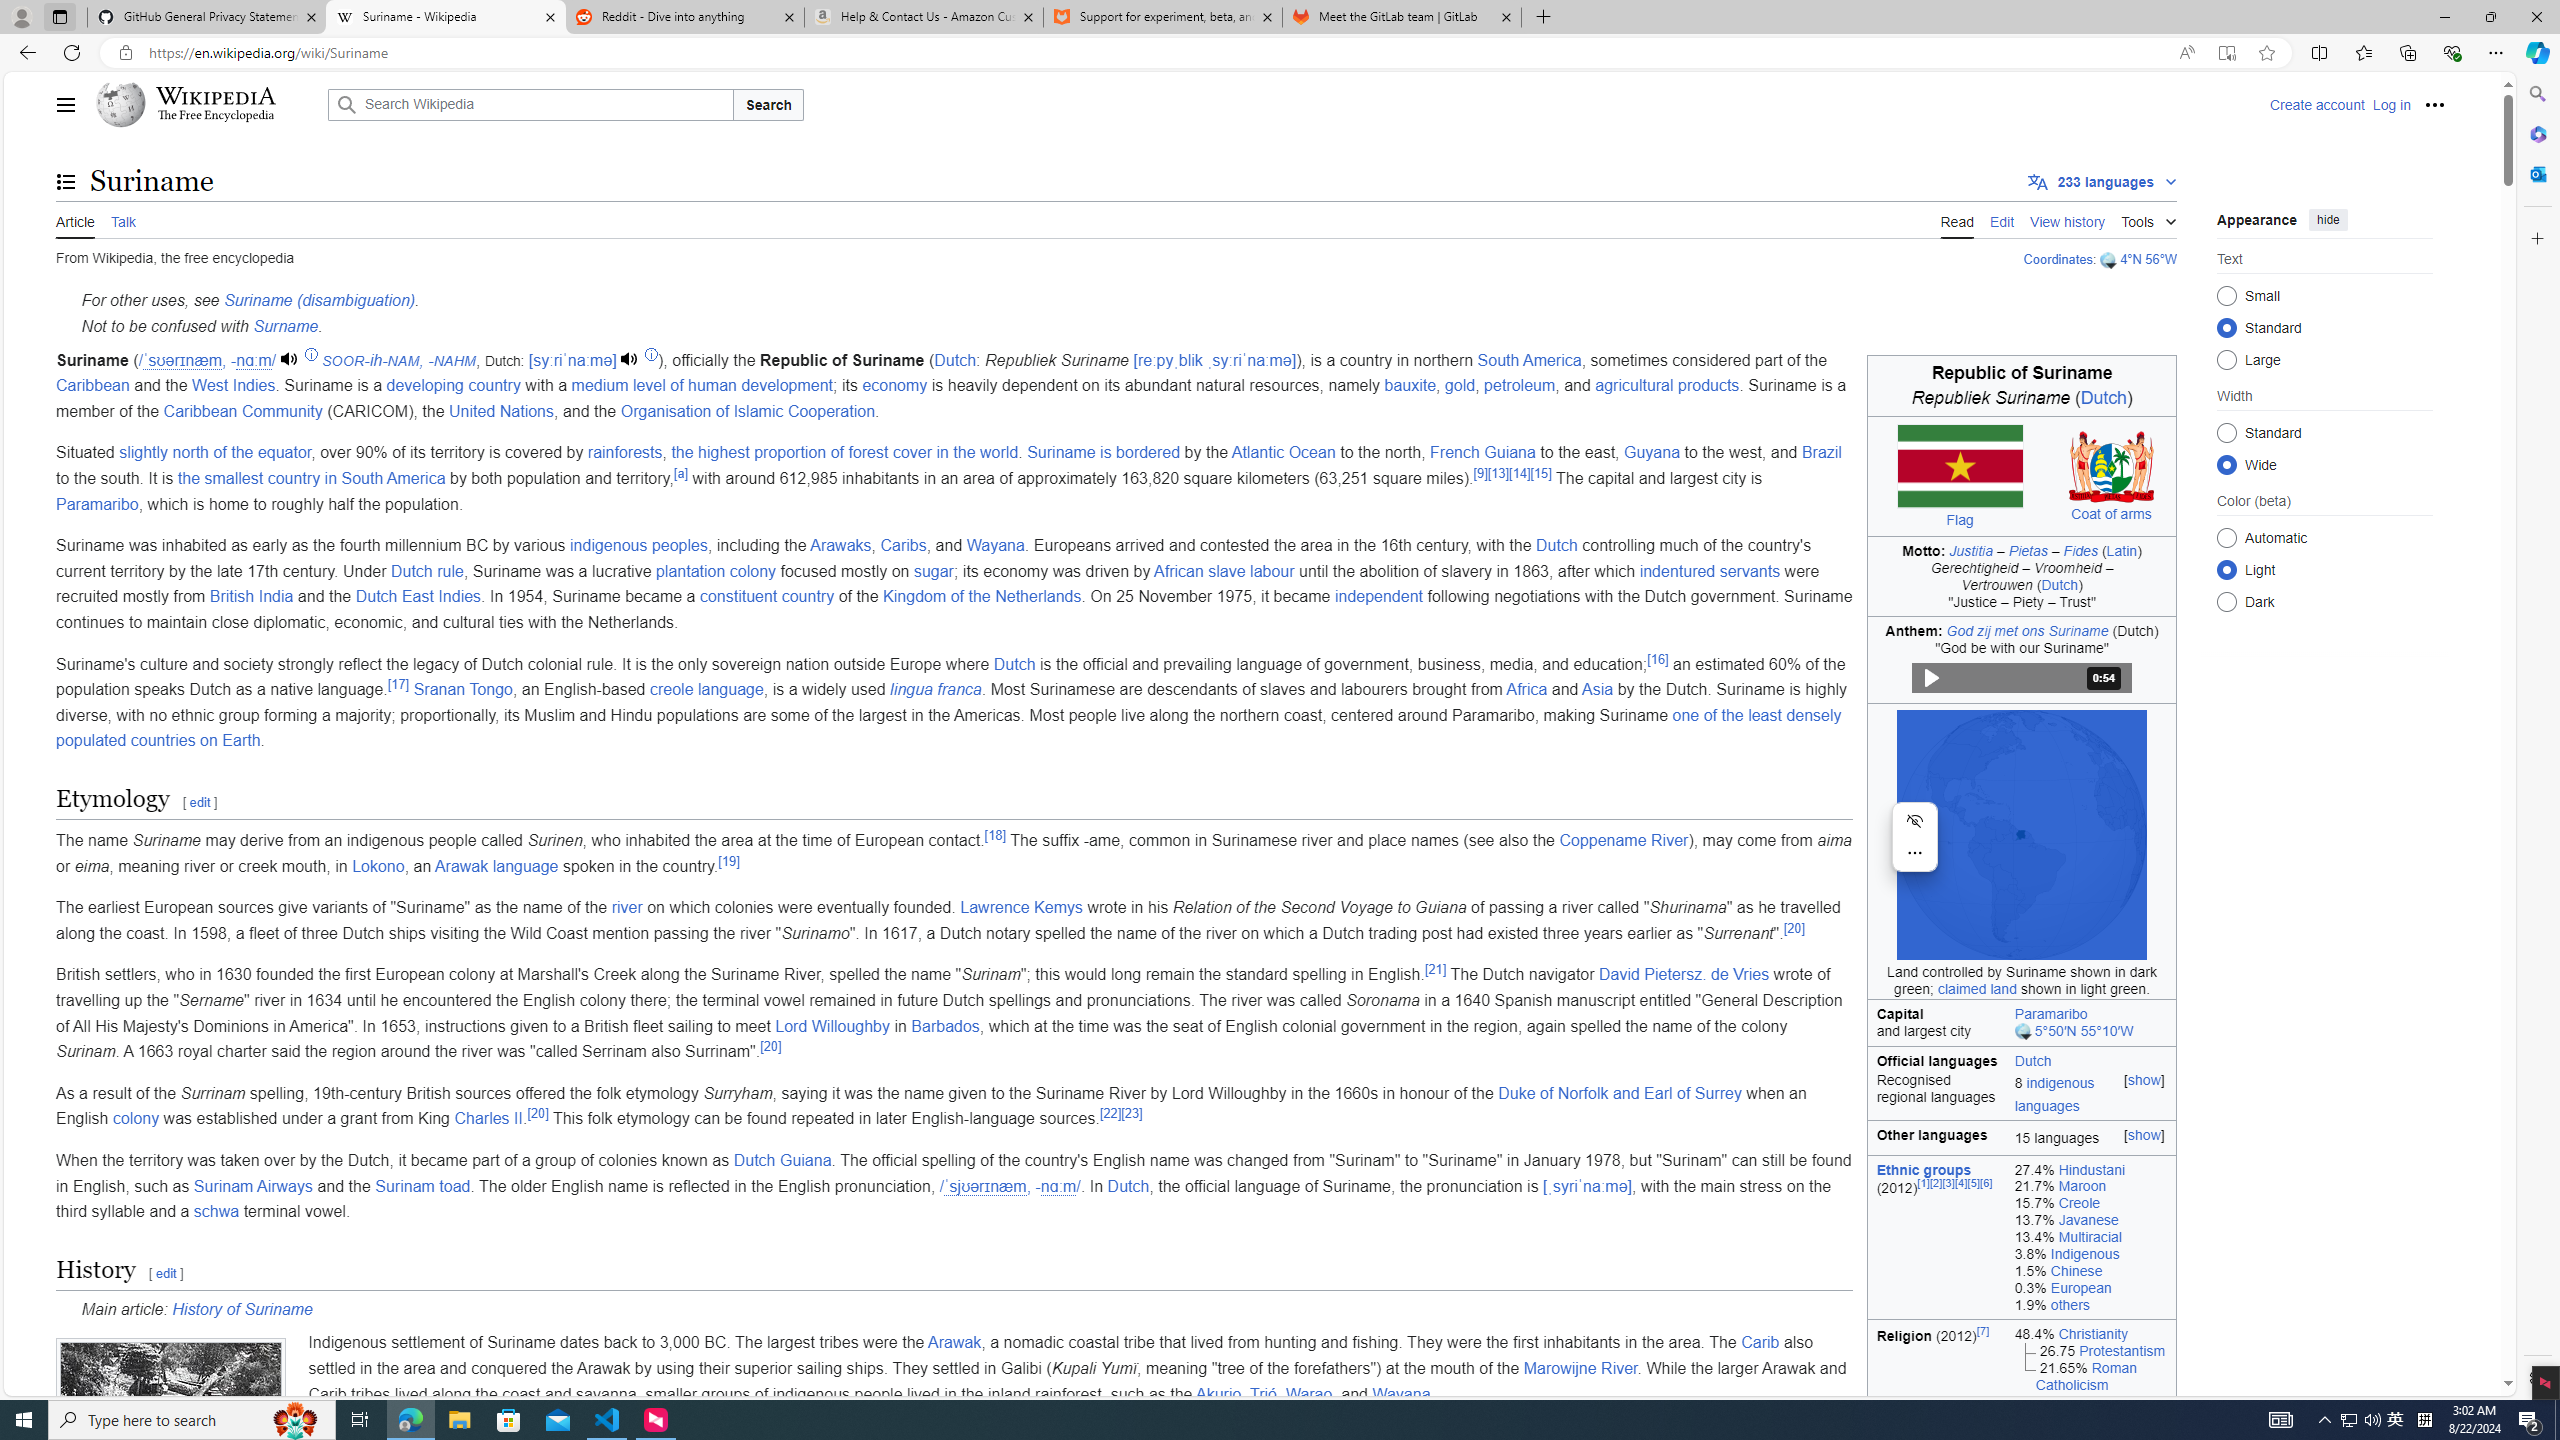  Describe the element at coordinates (2087, 1219) in the screenshot. I see `'Javanese'` at that location.